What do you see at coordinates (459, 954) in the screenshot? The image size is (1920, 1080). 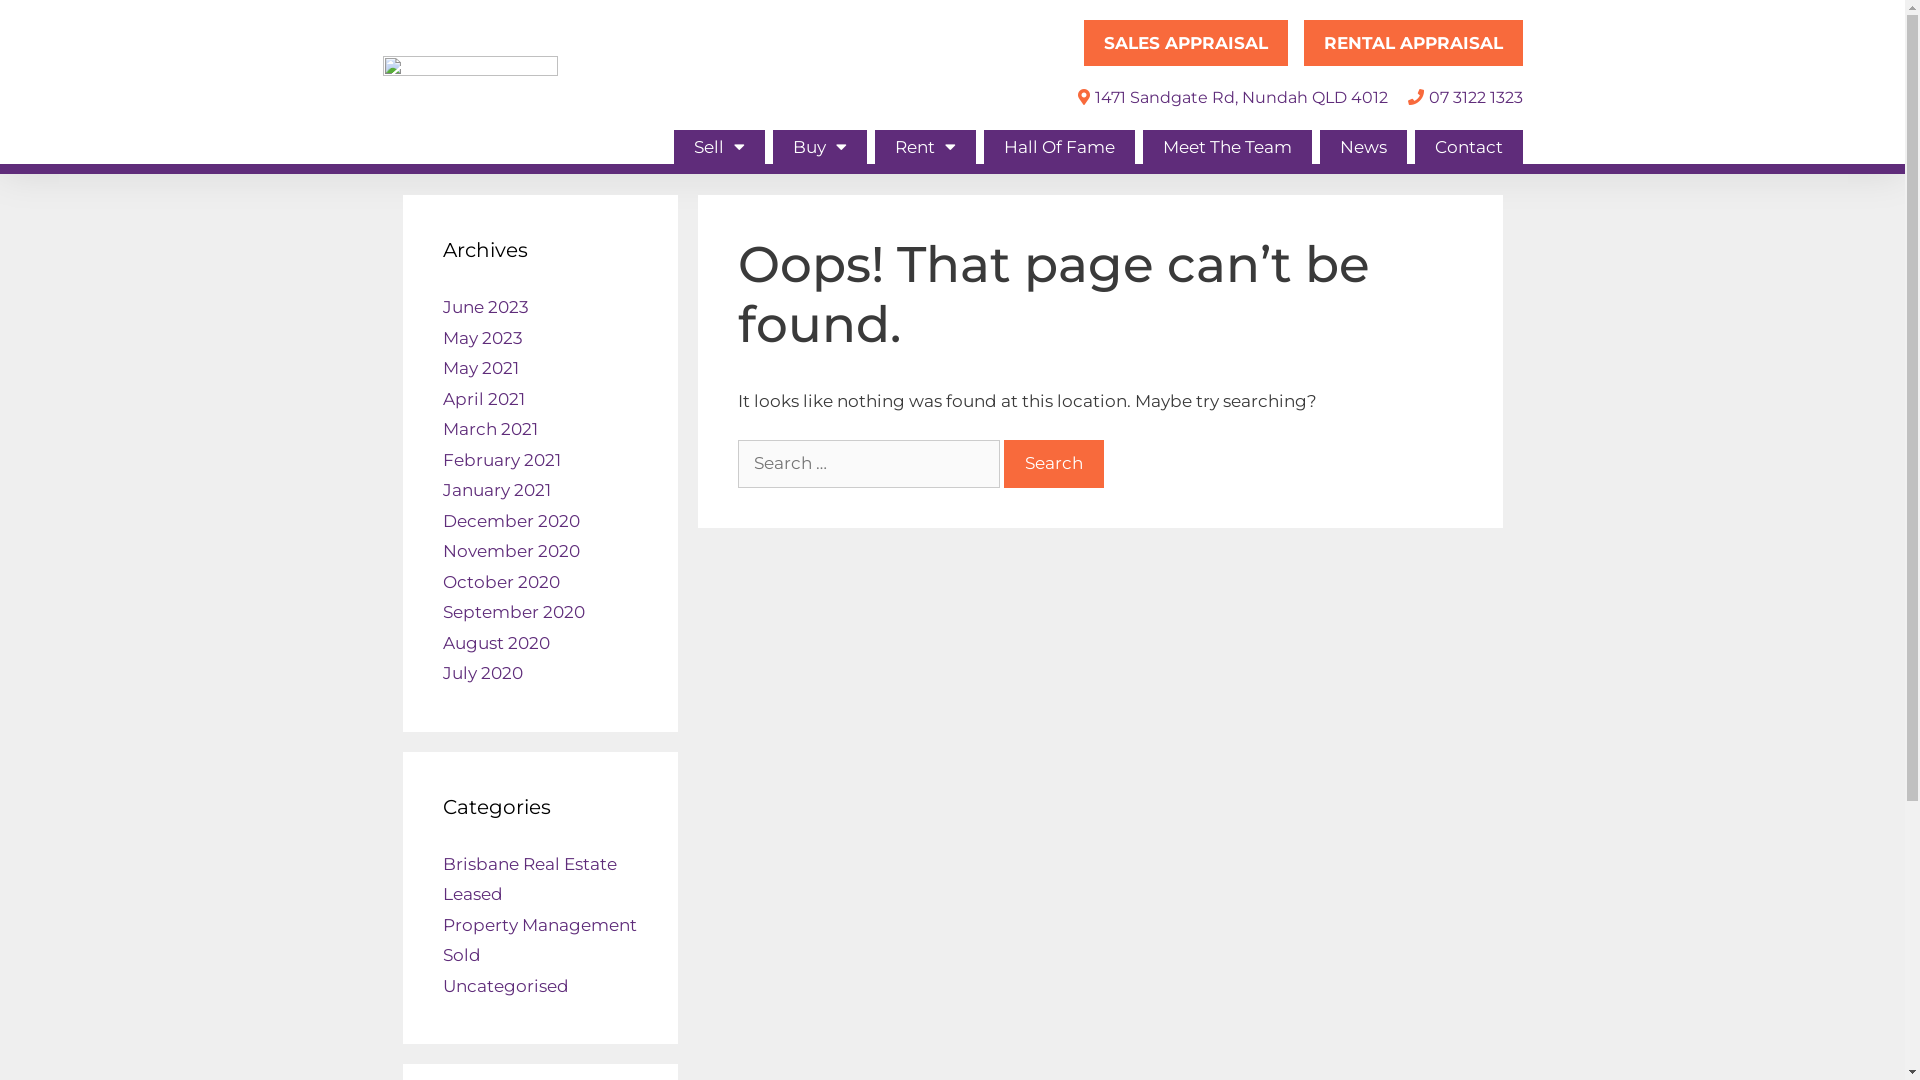 I see `'Sold'` at bounding box center [459, 954].